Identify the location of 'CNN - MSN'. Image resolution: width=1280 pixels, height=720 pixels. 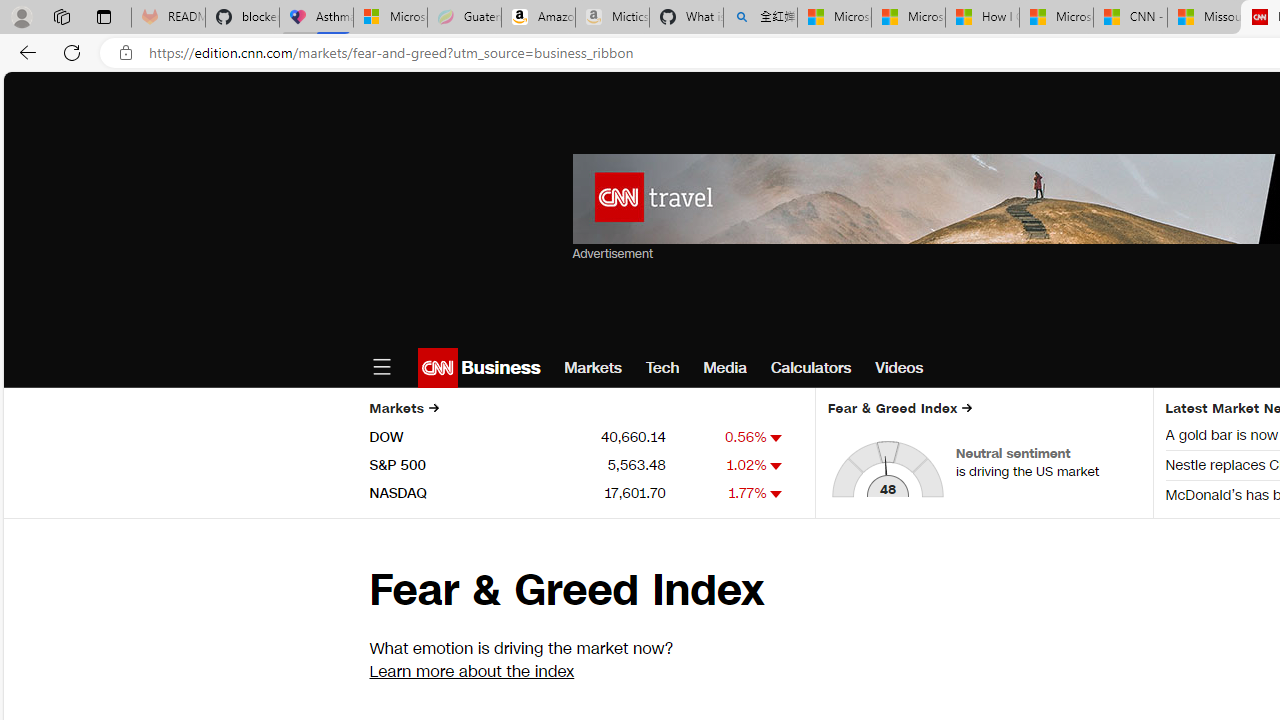
(1130, 17).